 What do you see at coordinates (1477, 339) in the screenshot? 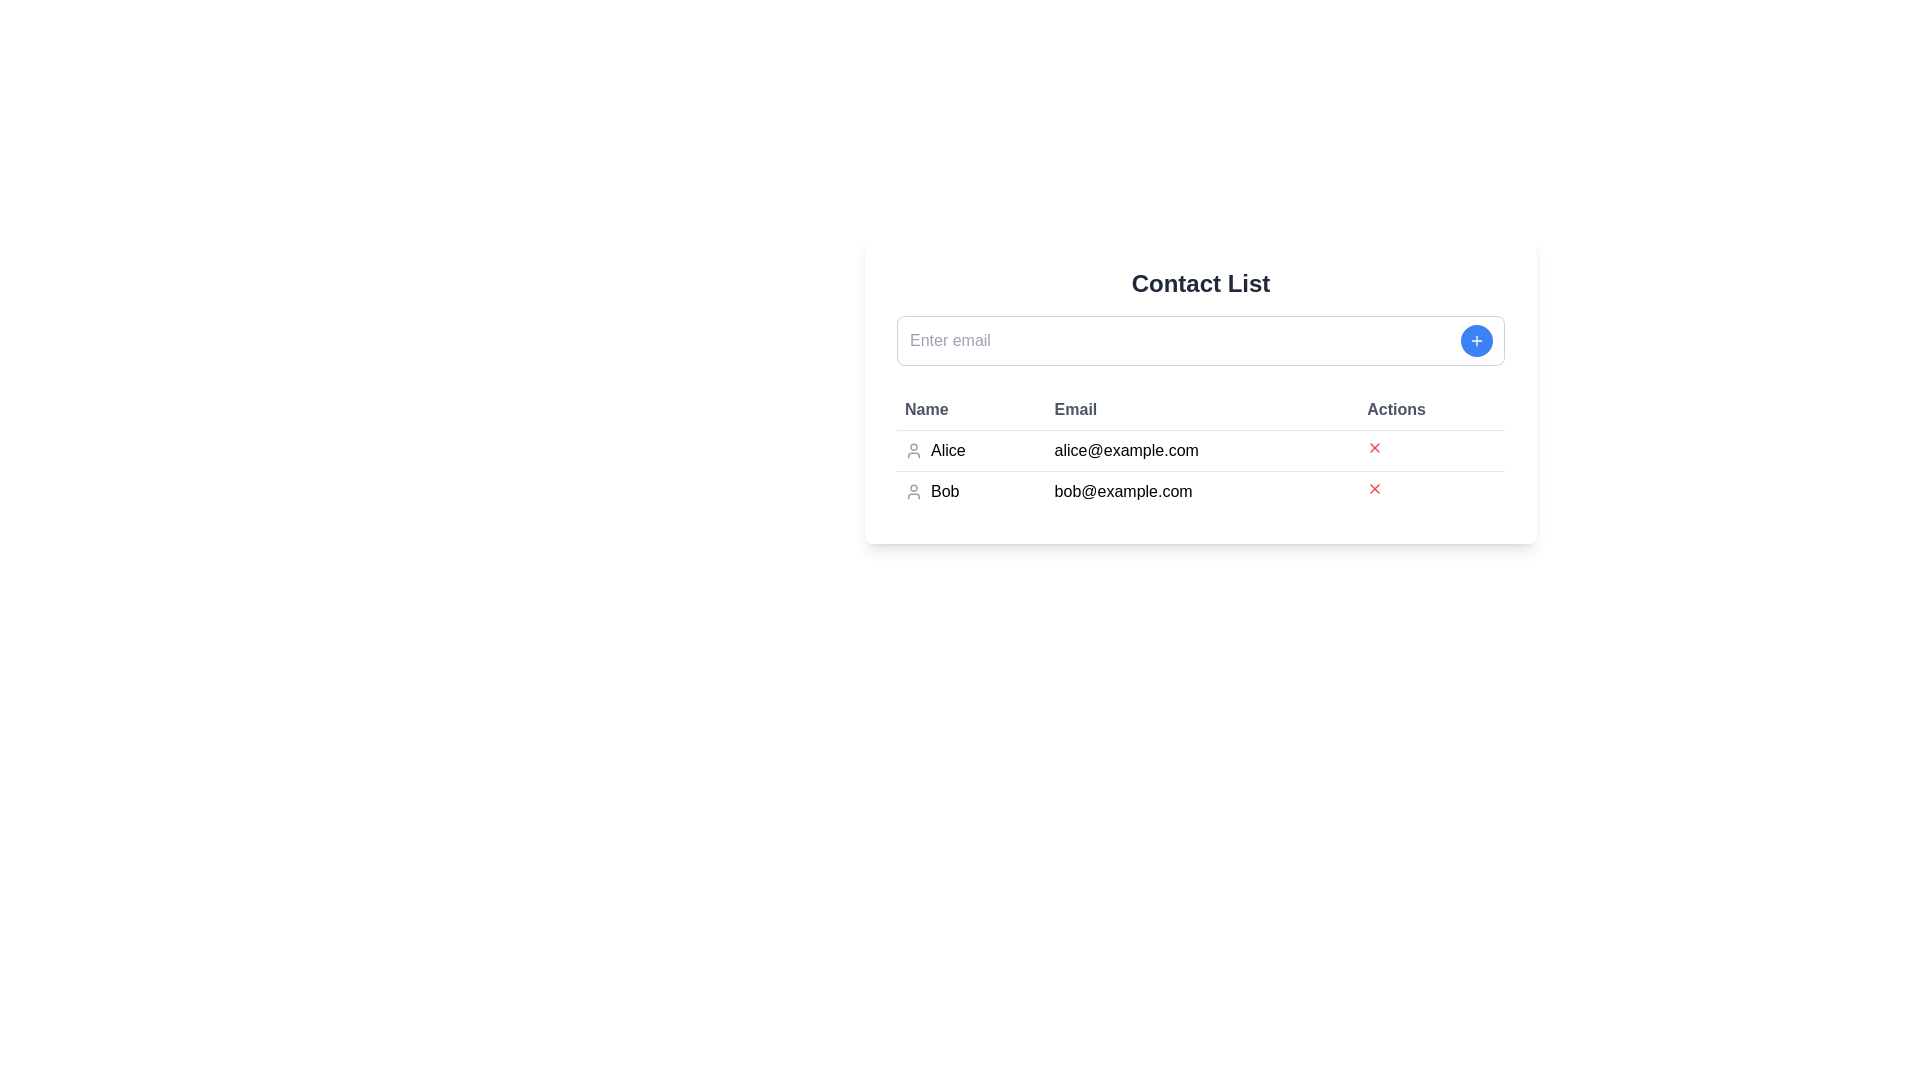
I see `the button for adding new contacts located in the top right corner of the 'Contact List' panel` at bounding box center [1477, 339].